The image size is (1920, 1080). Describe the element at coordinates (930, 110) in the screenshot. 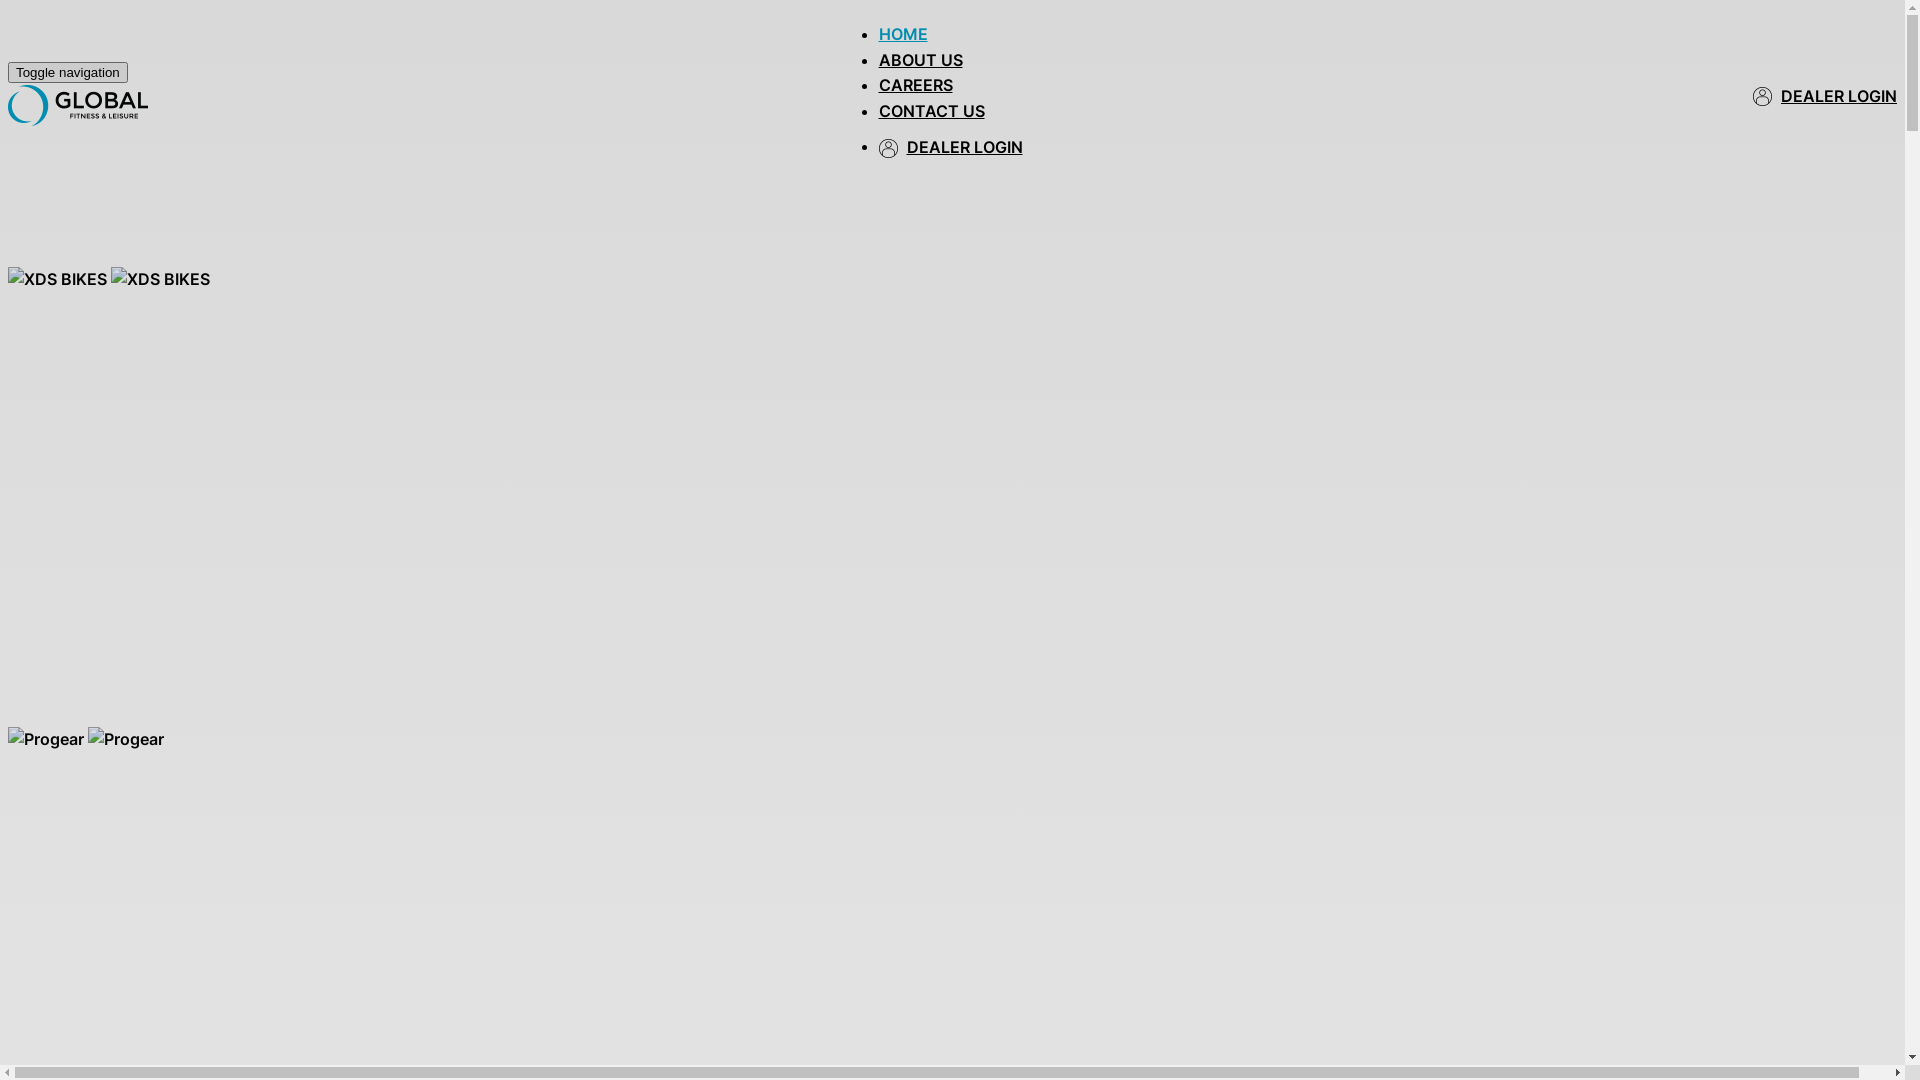

I see `'CONTACT US'` at that location.